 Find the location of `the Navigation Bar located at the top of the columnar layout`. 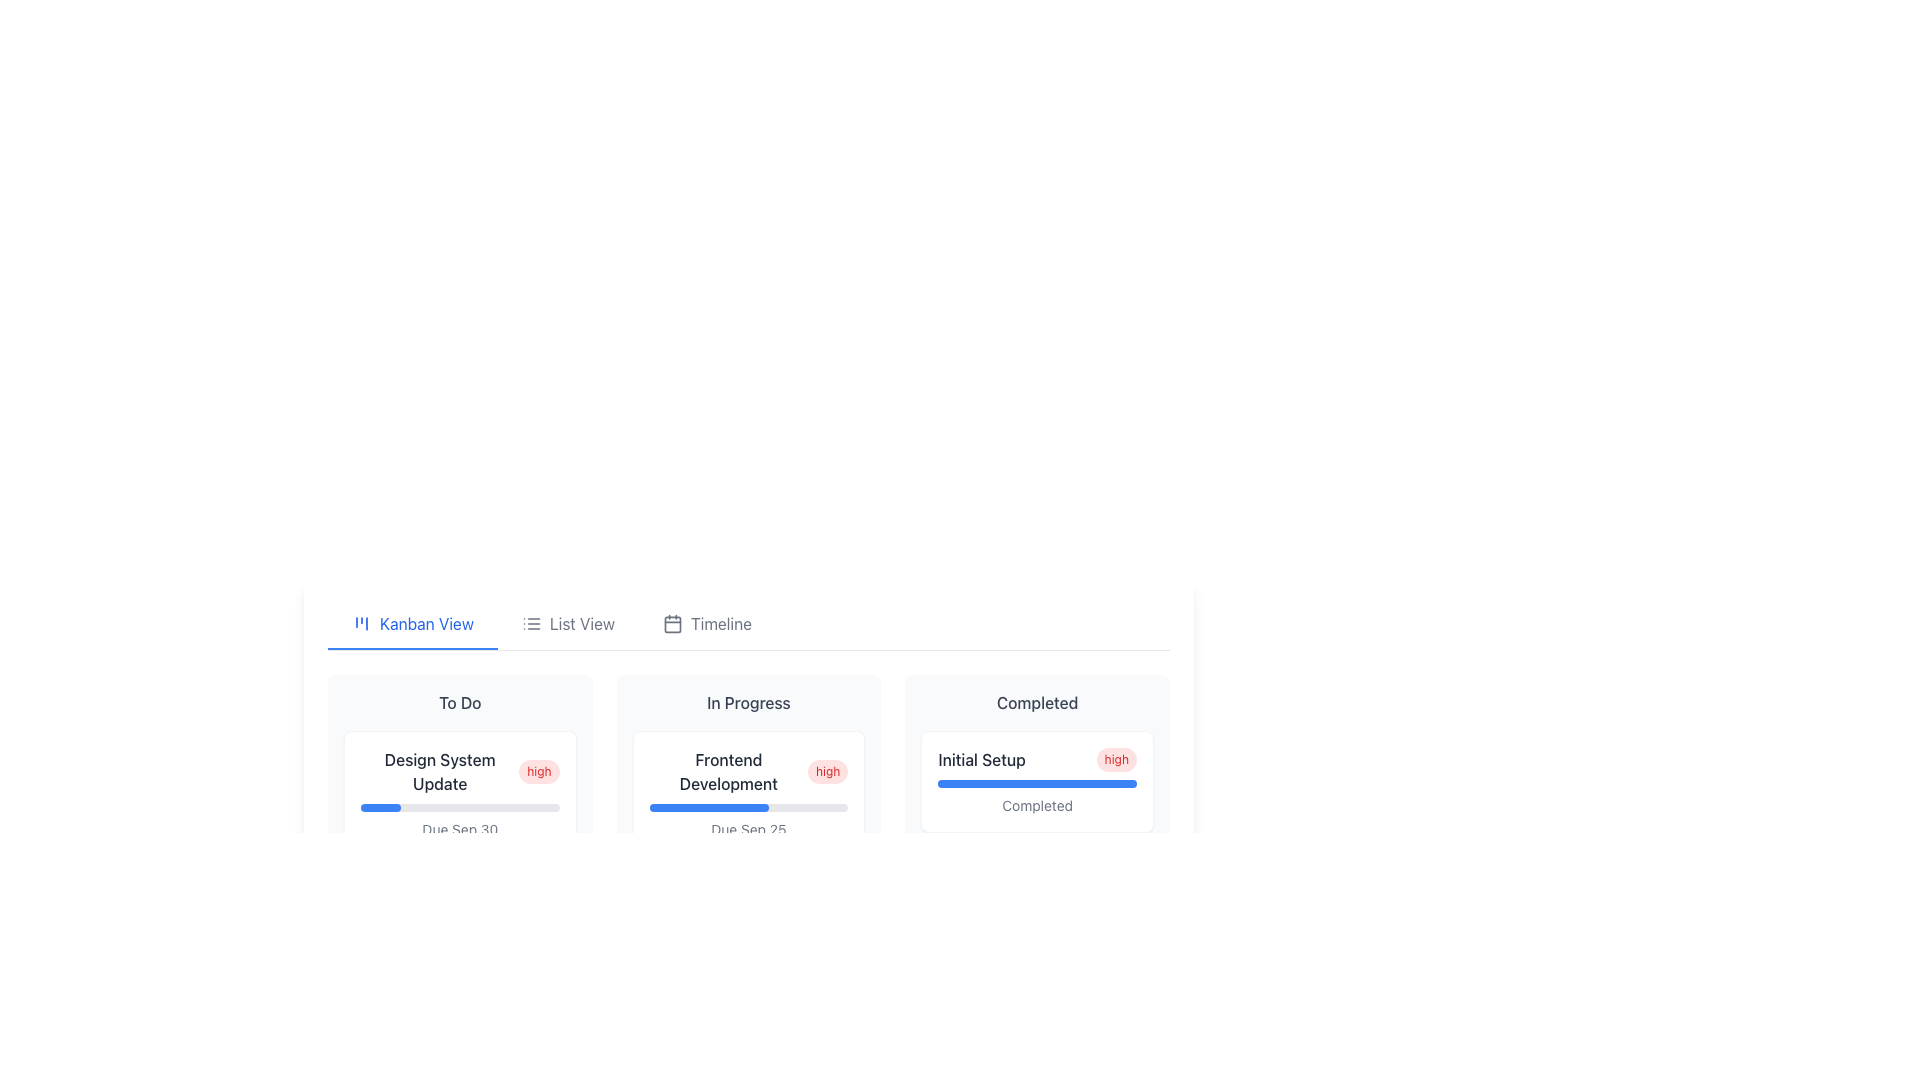

the Navigation Bar located at the top of the columnar layout is located at coordinates (747, 623).